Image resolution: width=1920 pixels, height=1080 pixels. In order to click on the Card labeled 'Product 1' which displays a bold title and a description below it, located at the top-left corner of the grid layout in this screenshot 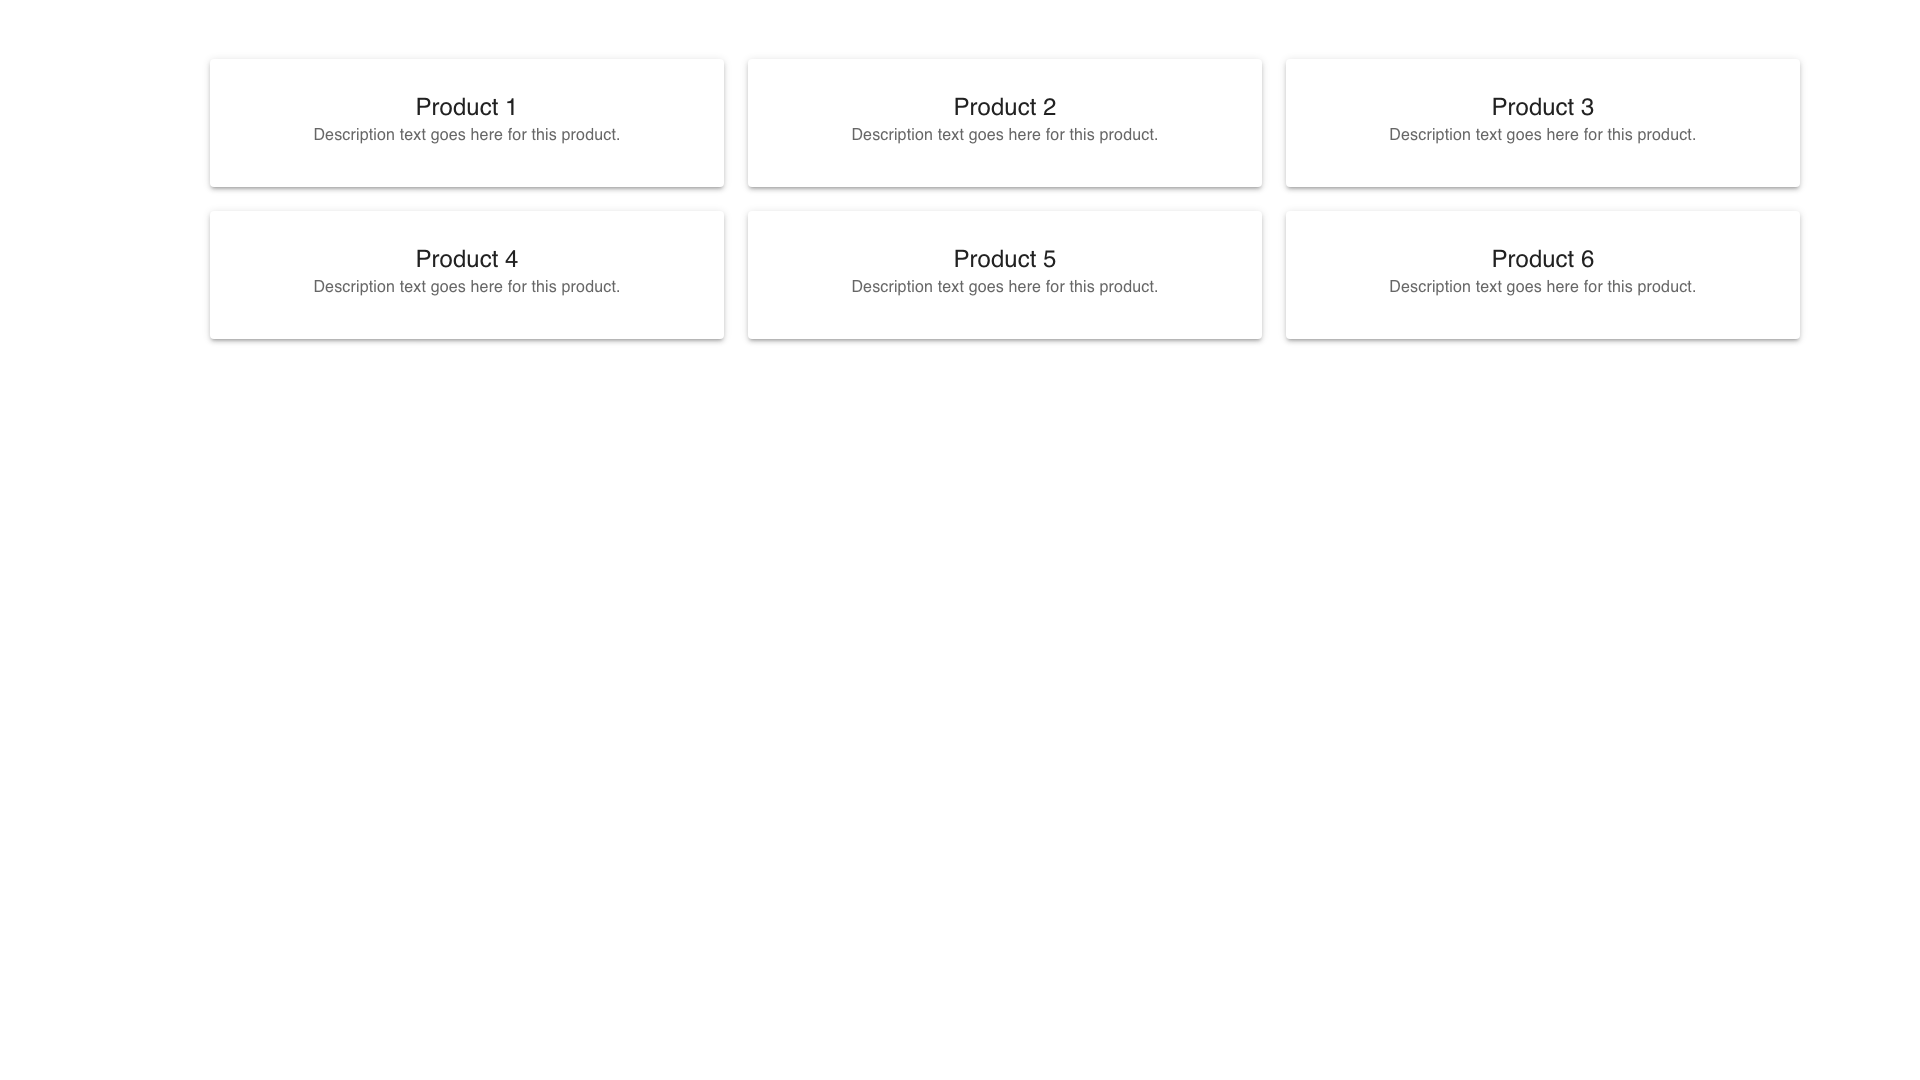, I will do `click(465, 123)`.